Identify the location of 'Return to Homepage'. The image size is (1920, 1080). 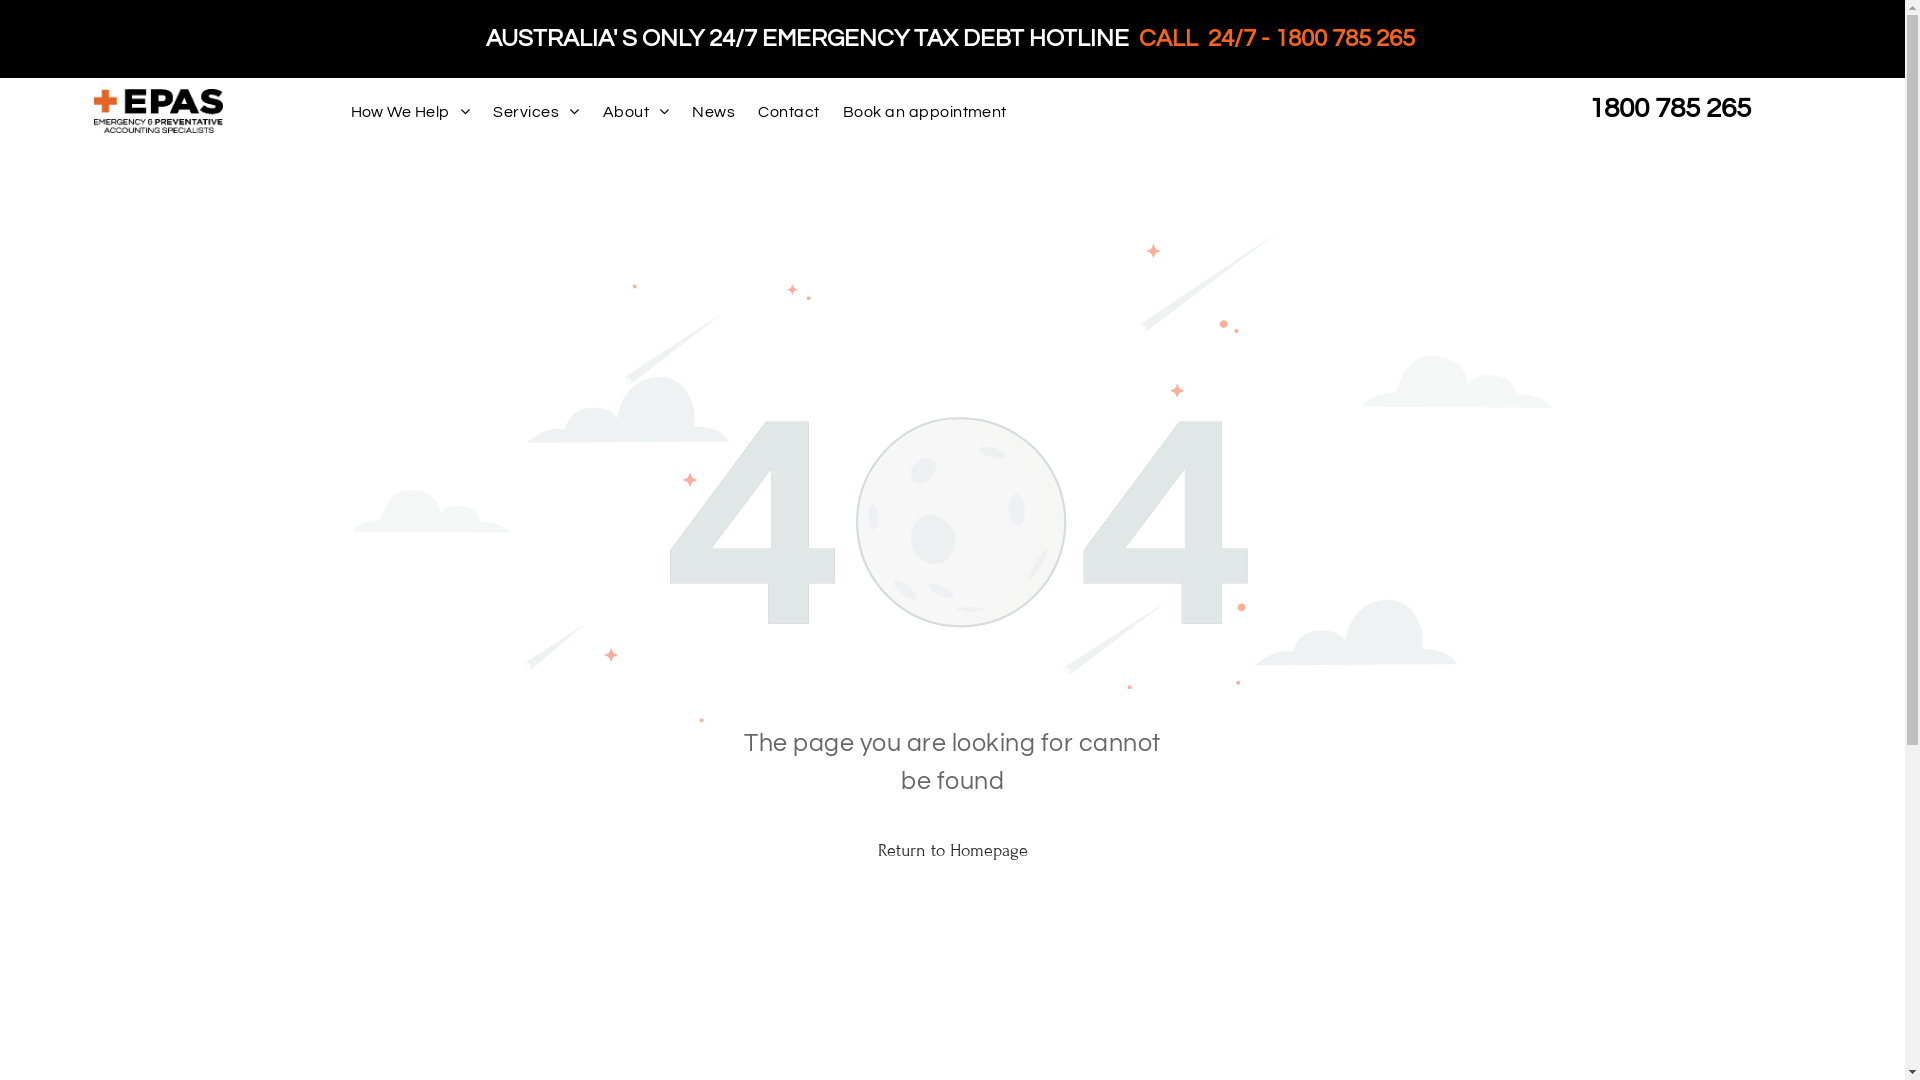
(950, 849).